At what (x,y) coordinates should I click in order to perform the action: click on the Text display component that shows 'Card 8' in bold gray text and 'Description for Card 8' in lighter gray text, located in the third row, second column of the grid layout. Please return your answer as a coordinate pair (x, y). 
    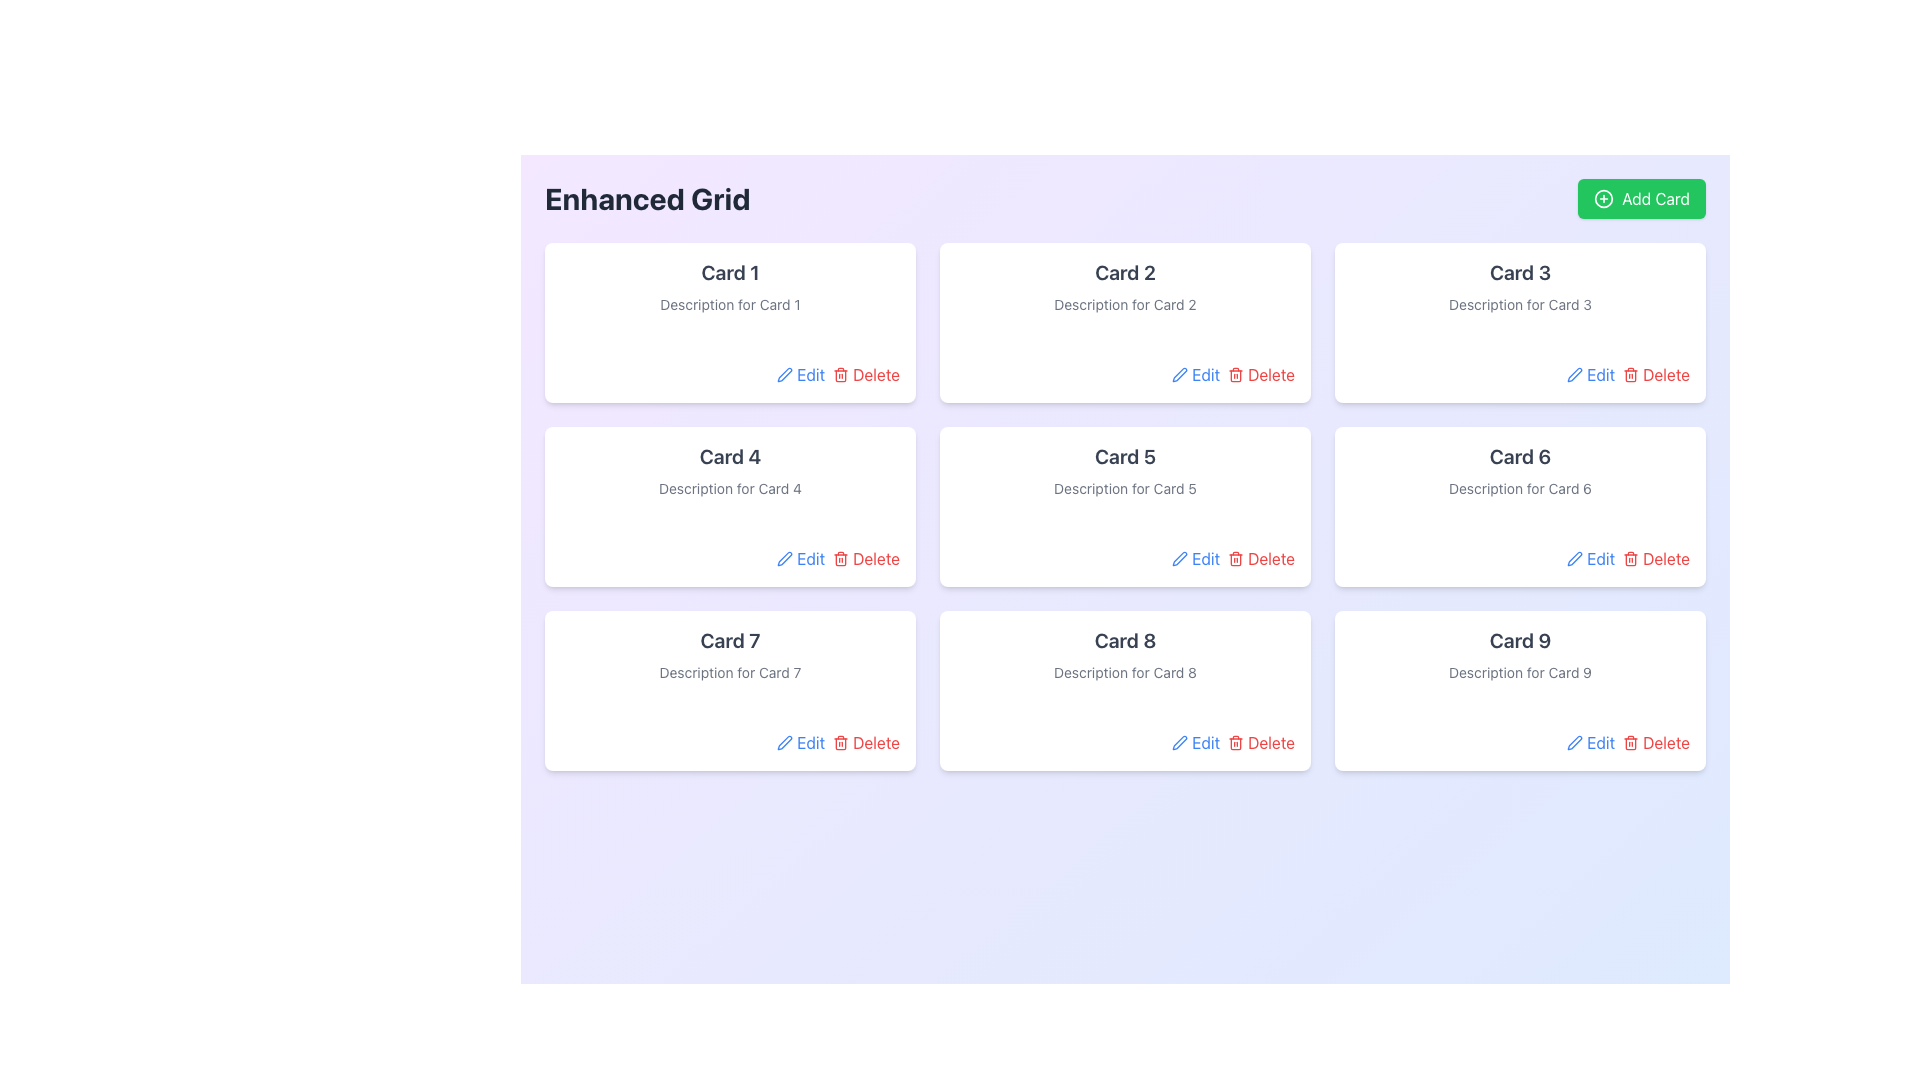
    Looking at the image, I should click on (1125, 655).